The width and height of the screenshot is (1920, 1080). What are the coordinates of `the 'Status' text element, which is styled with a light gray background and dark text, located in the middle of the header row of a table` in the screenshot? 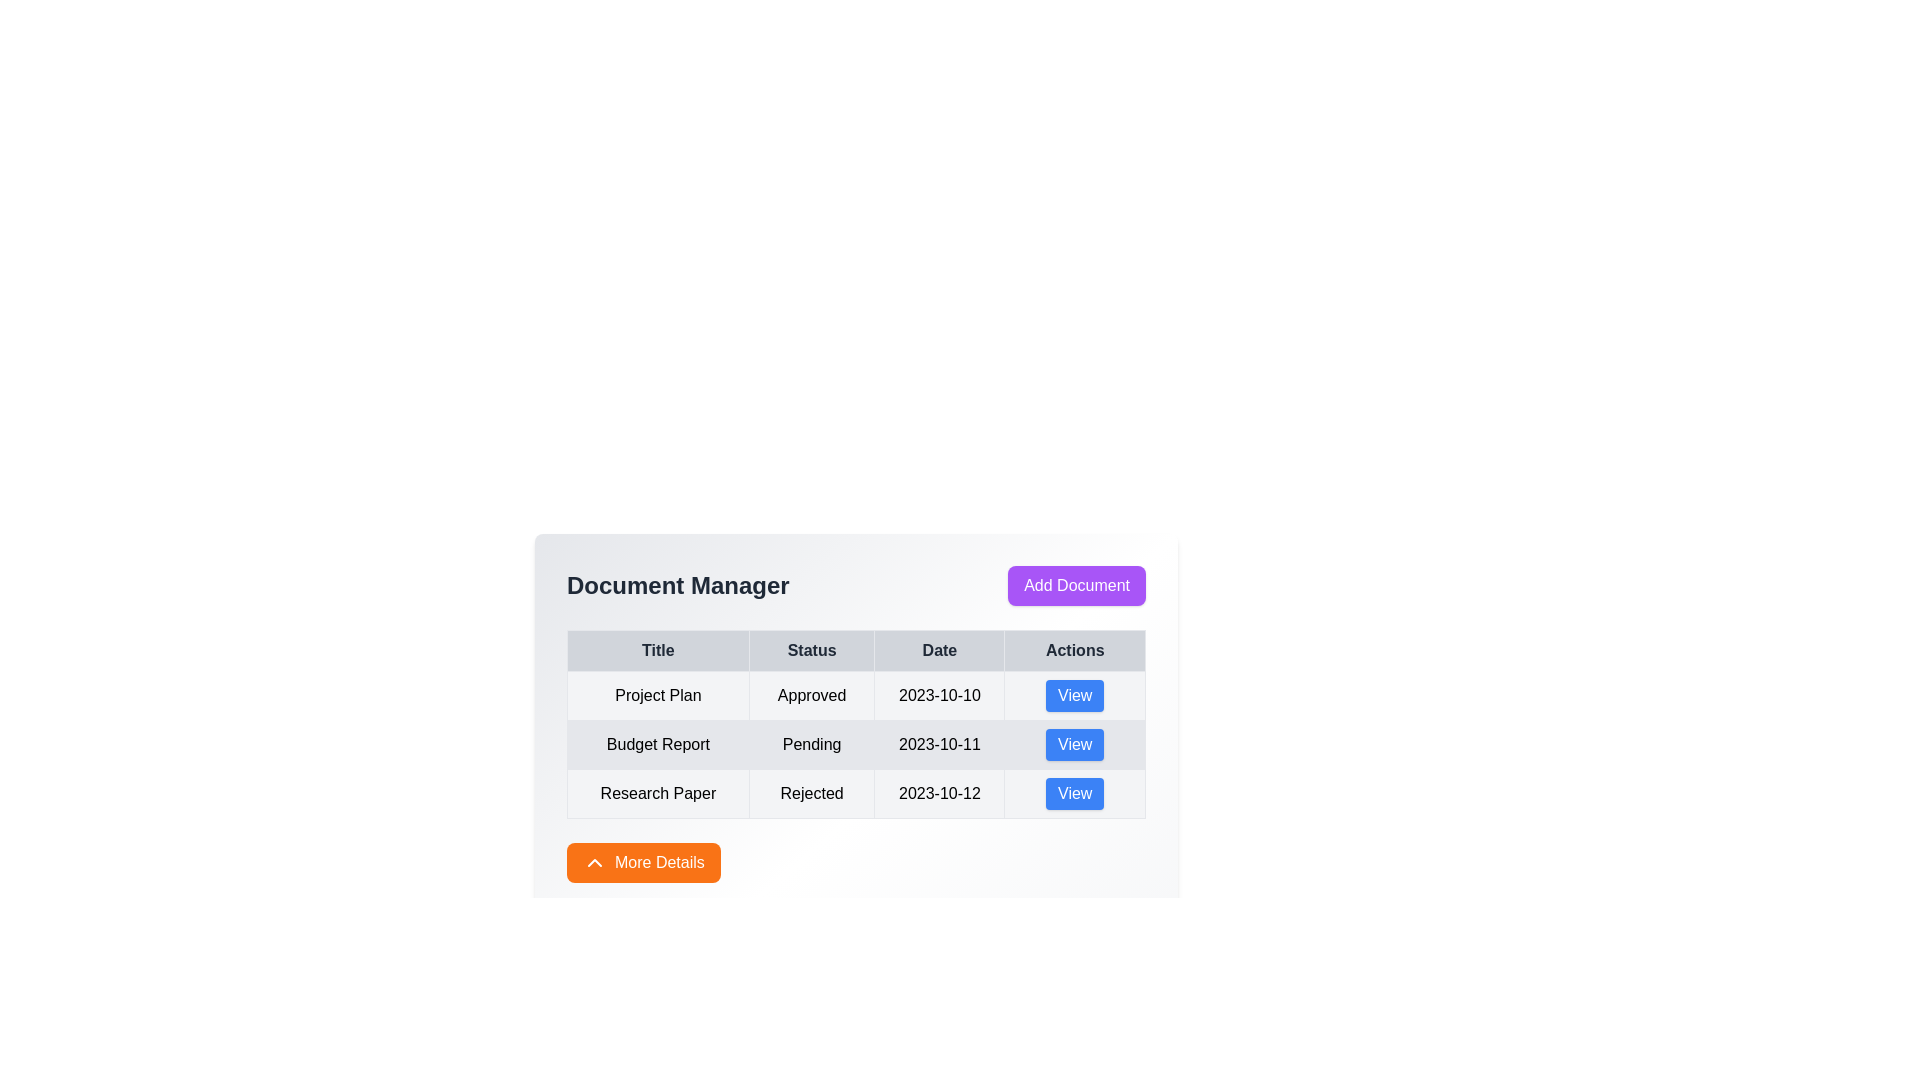 It's located at (812, 651).